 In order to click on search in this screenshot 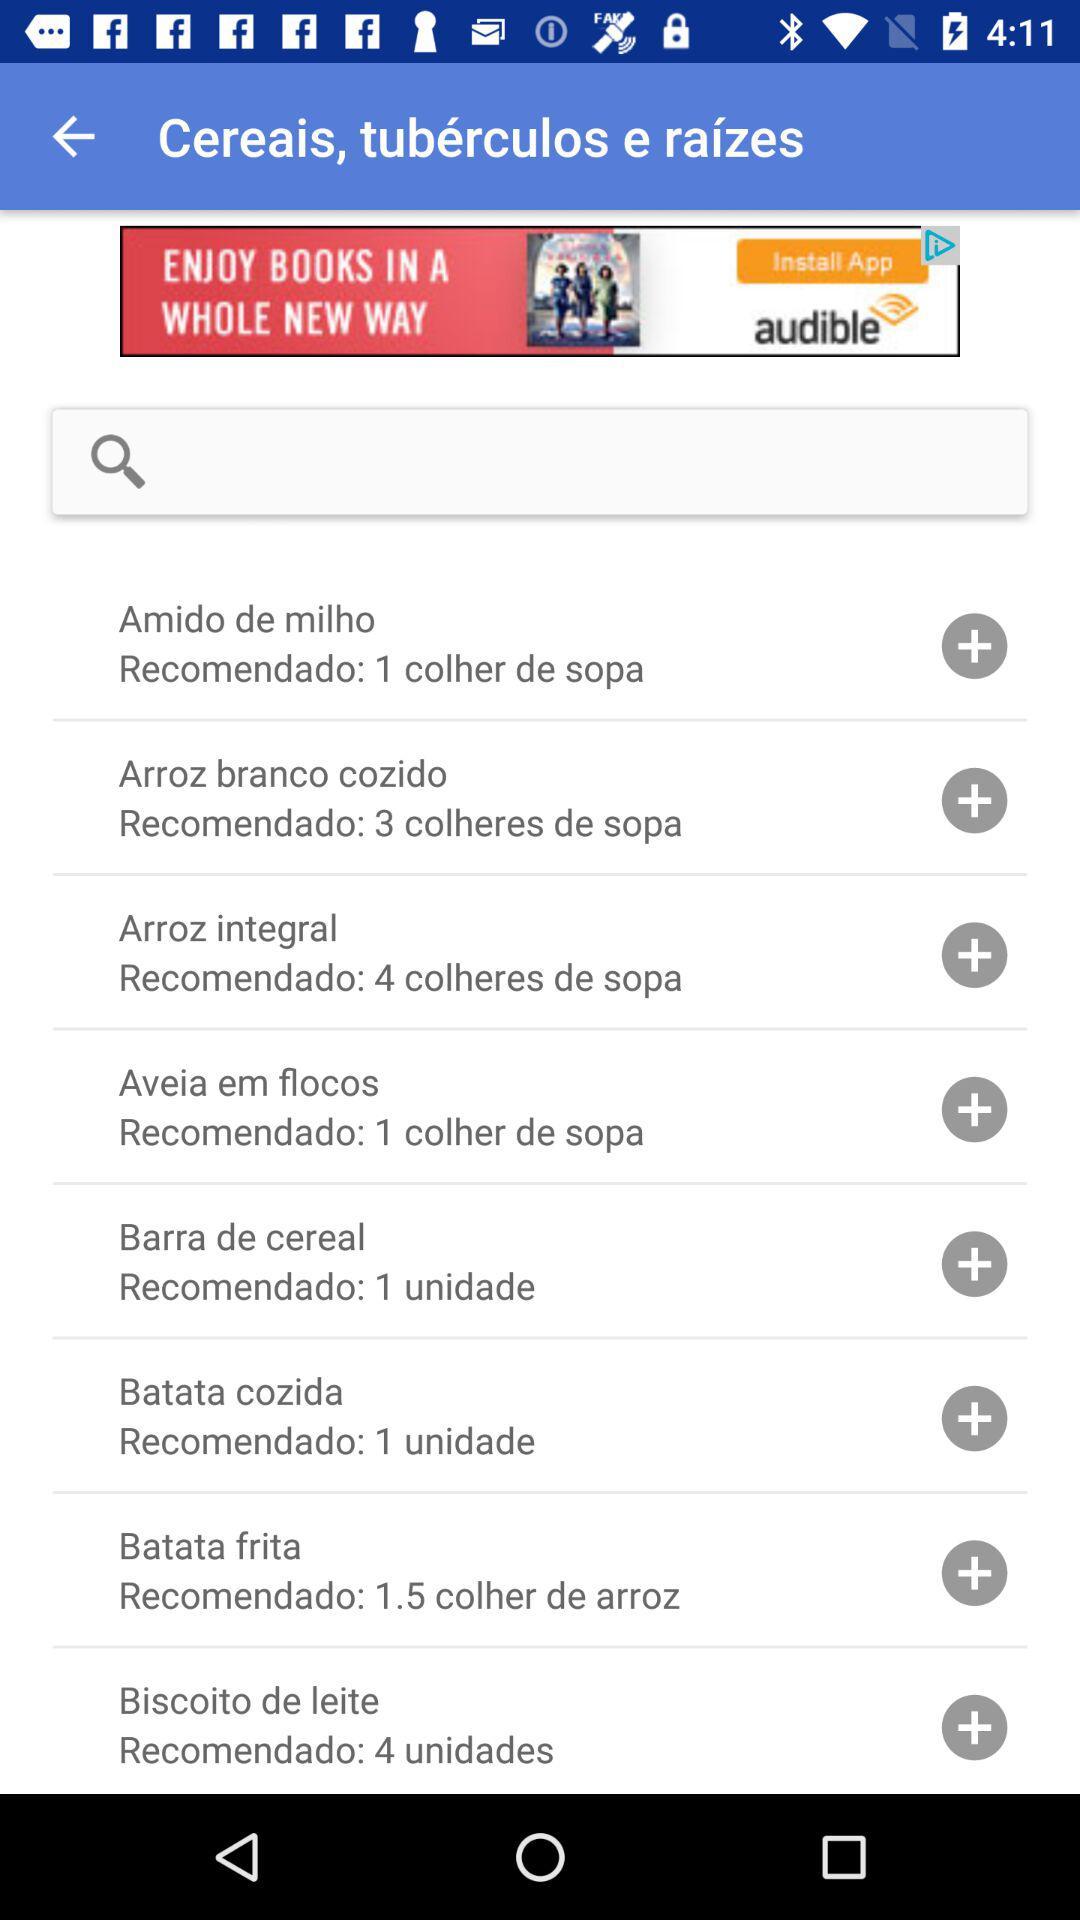, I will do `click(604, 460)`.